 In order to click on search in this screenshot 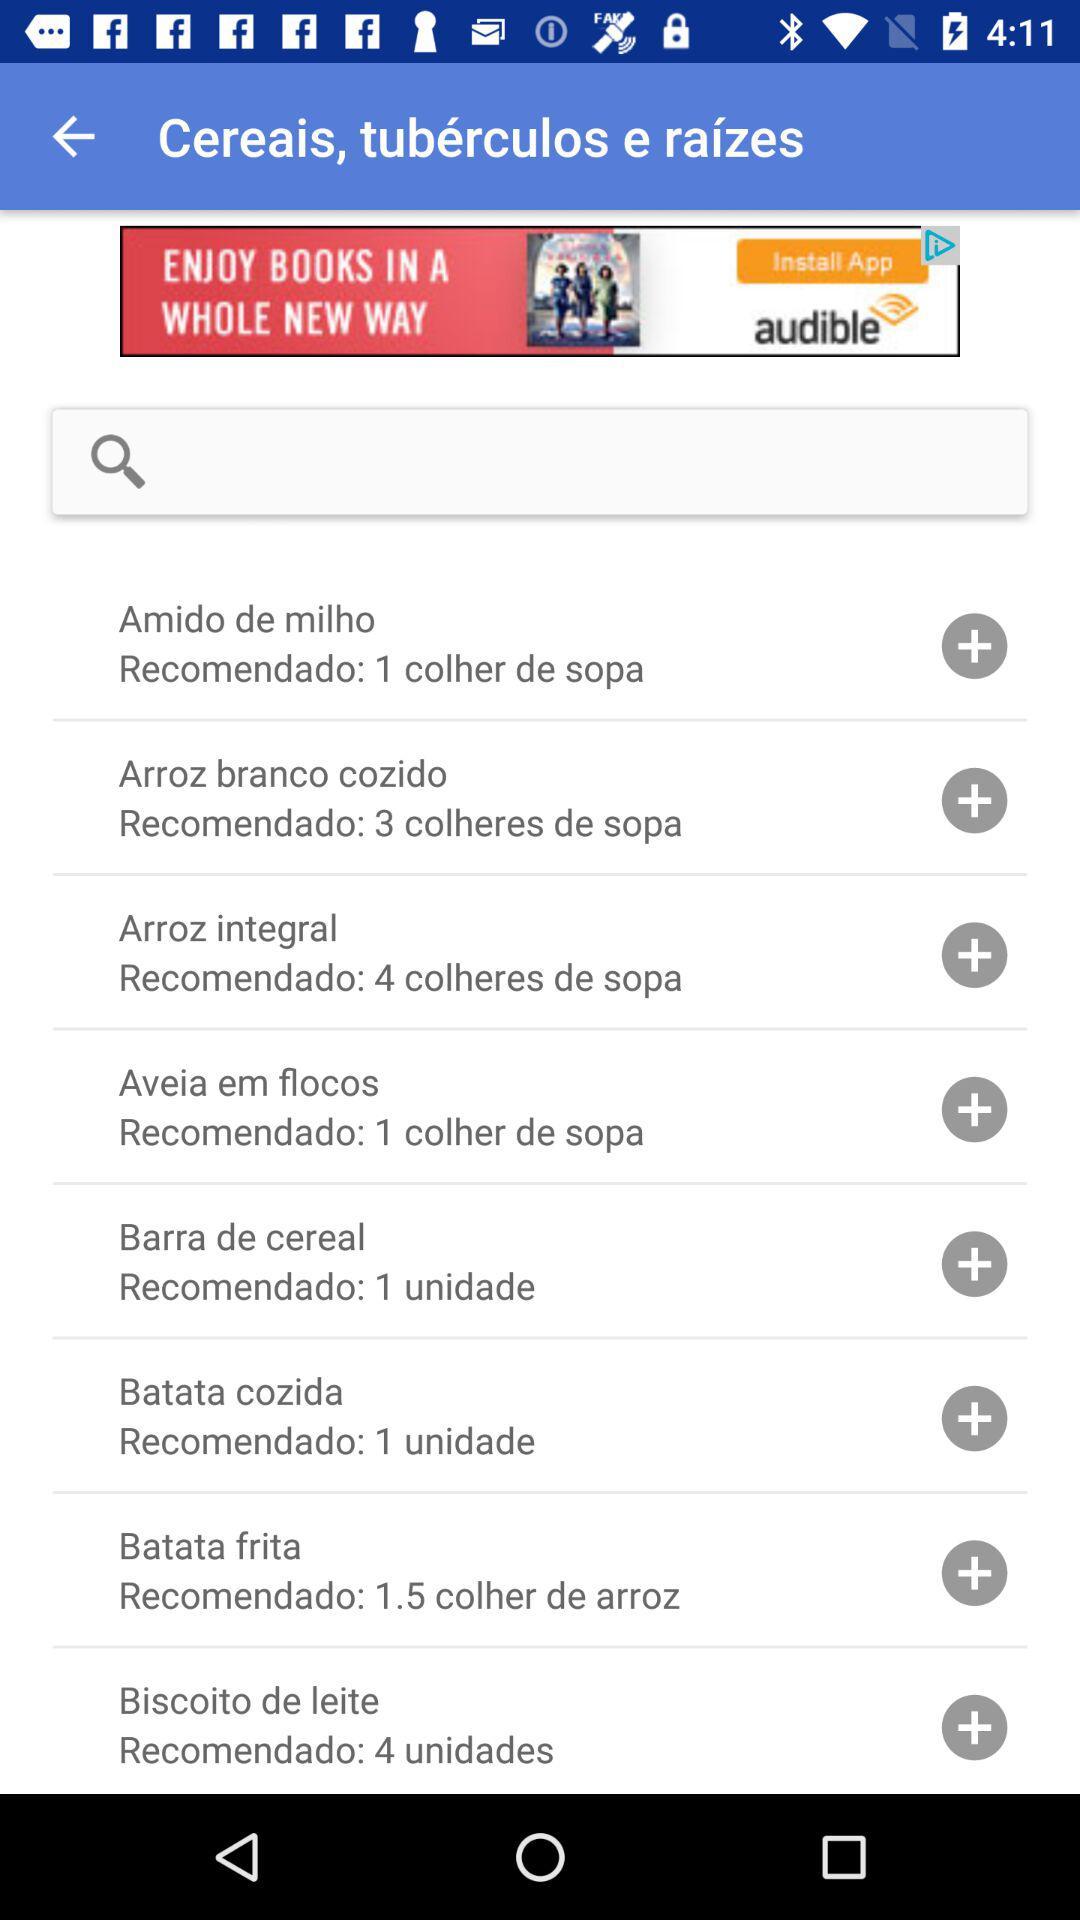, I will do `click(604, 460)`.